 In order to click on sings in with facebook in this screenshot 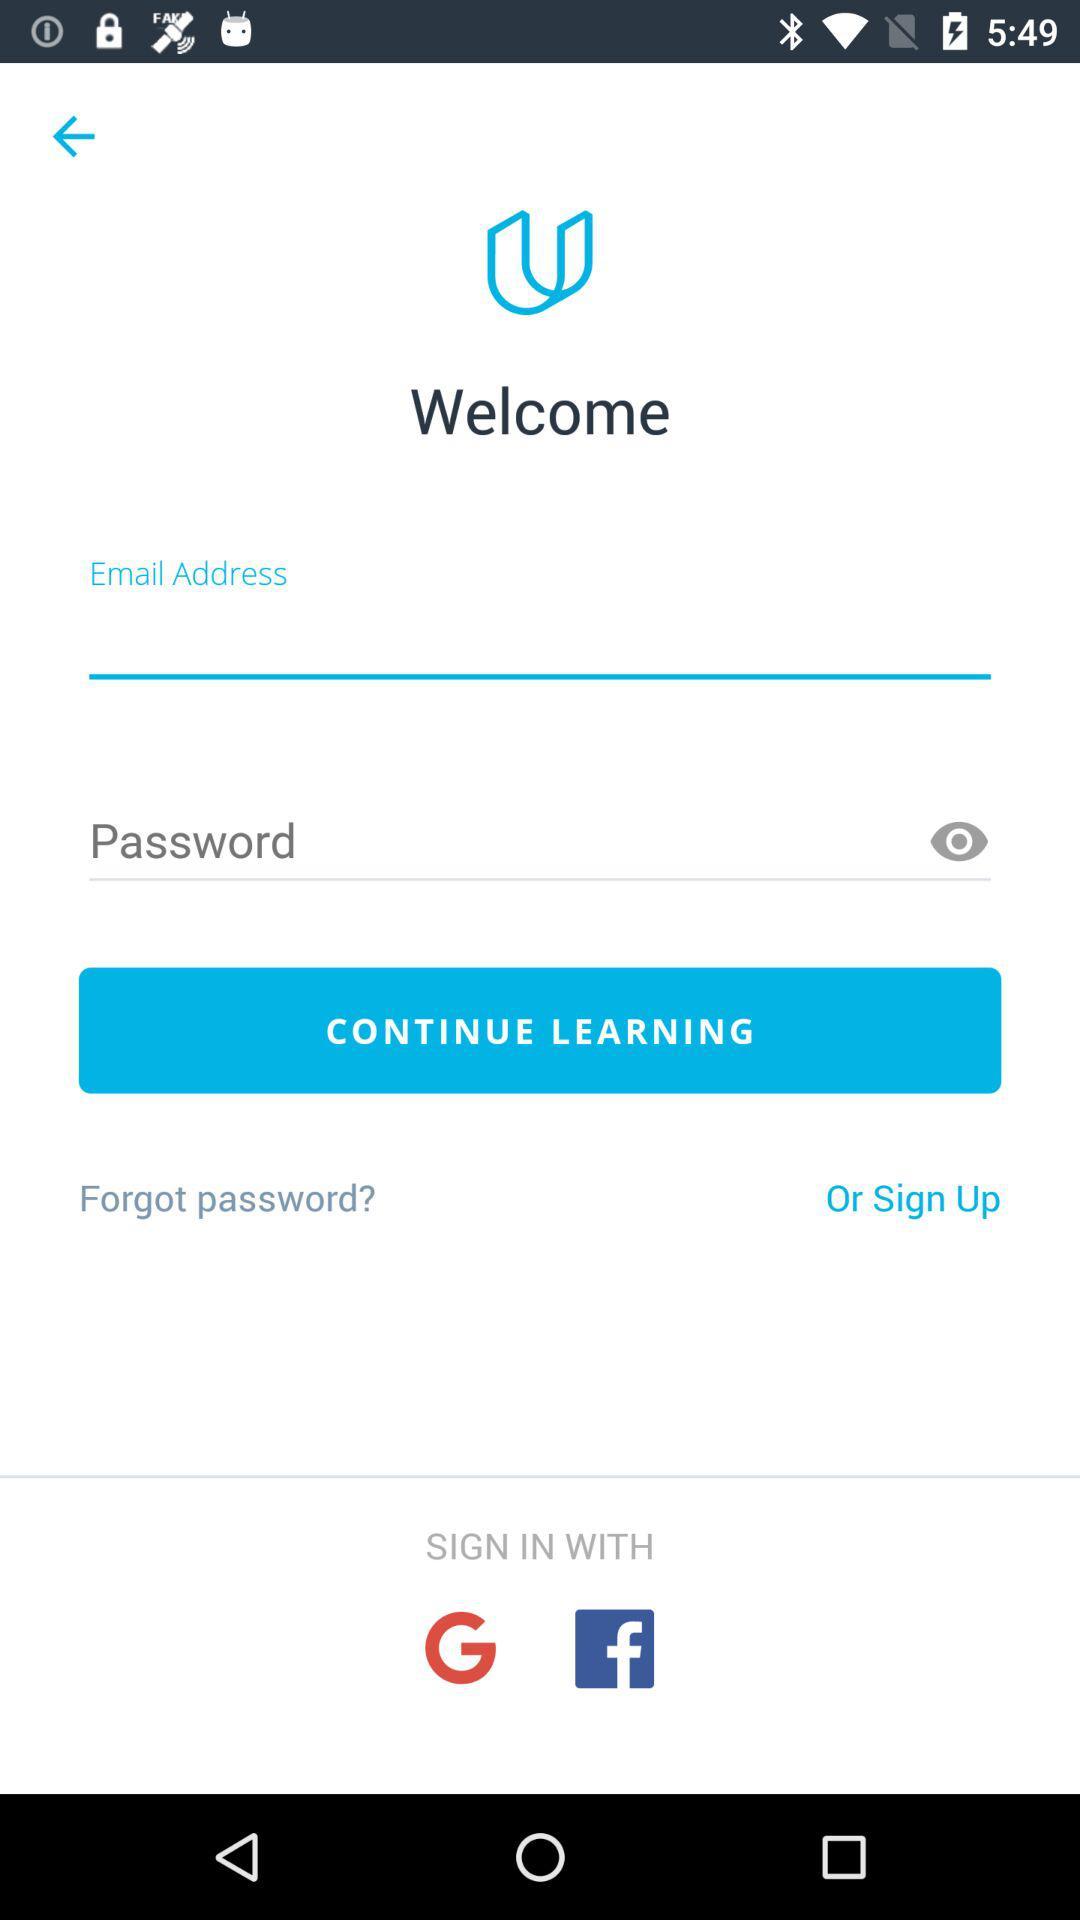, I will do `click(613, 1648)`.